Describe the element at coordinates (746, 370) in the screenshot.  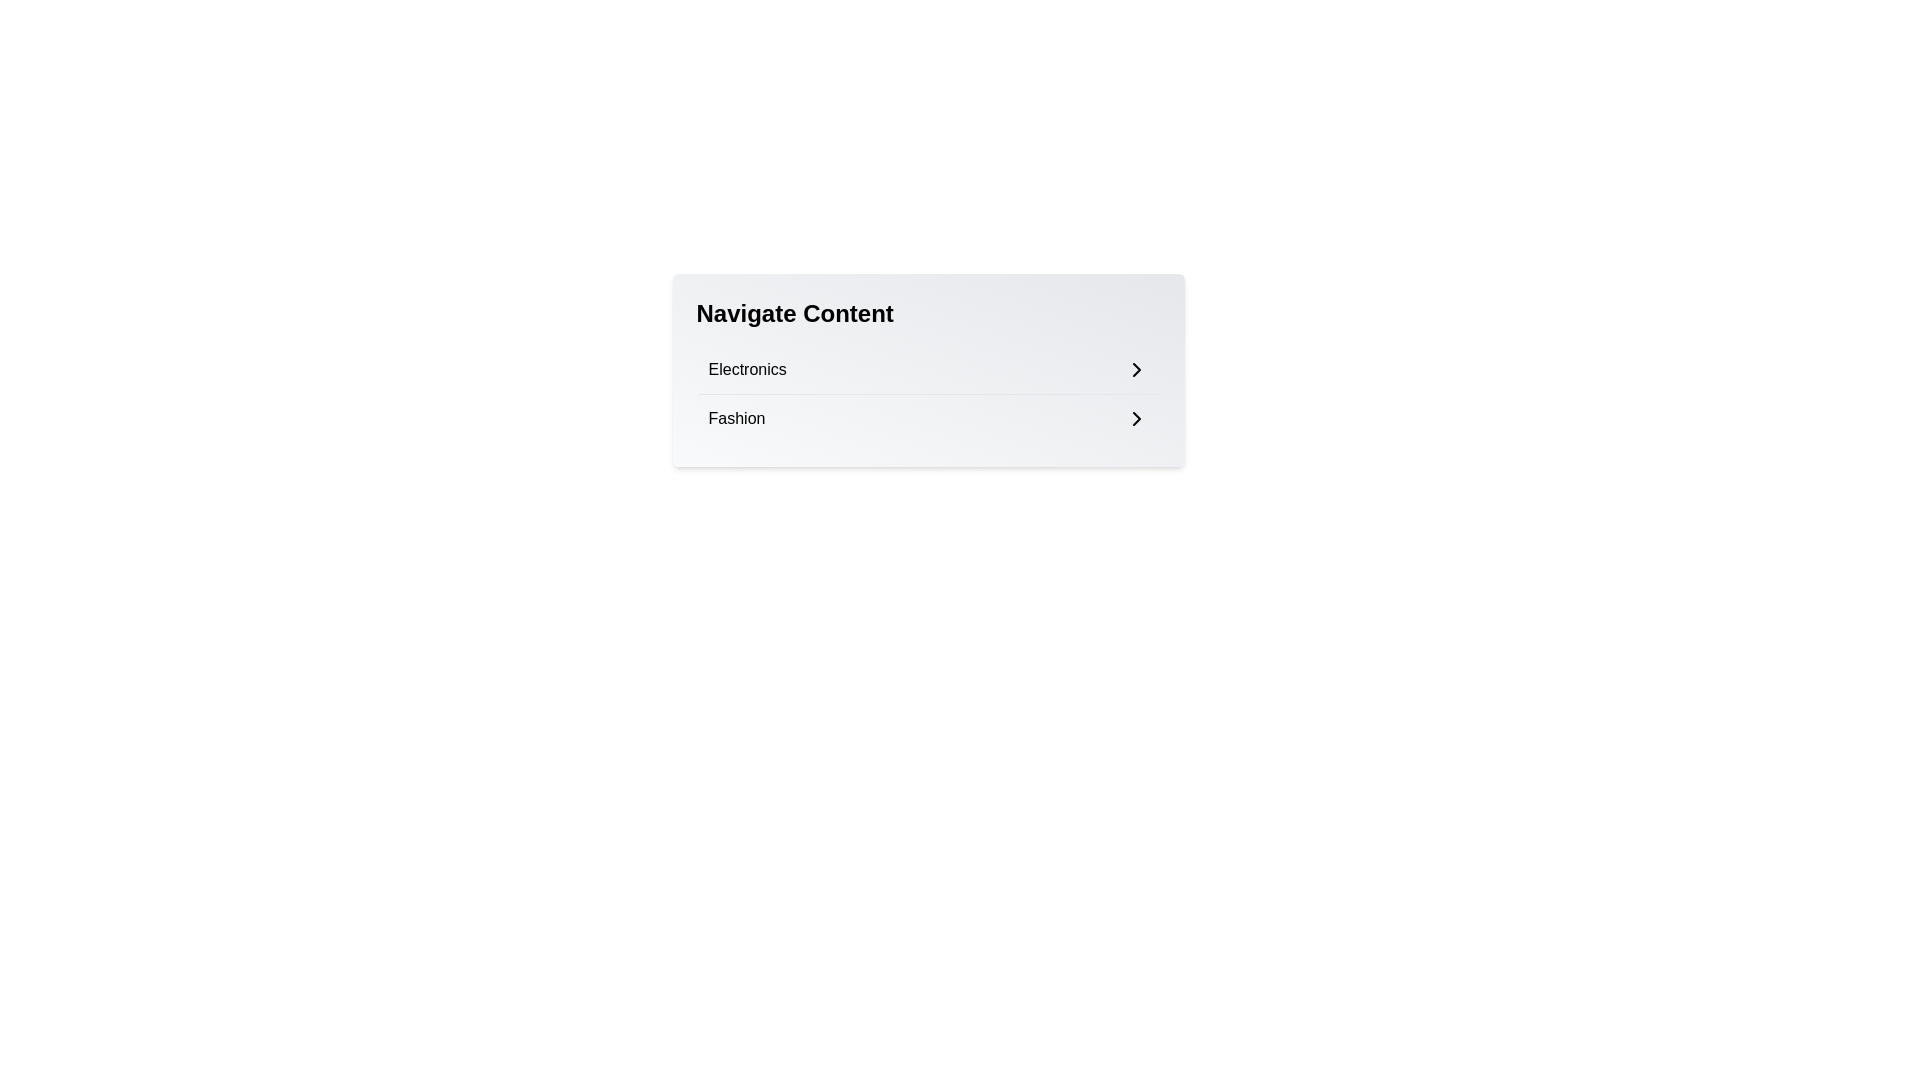
I see `text label positioned at the top of the 'Navigate Content' card interface, which serves as a category or option label` at that location.